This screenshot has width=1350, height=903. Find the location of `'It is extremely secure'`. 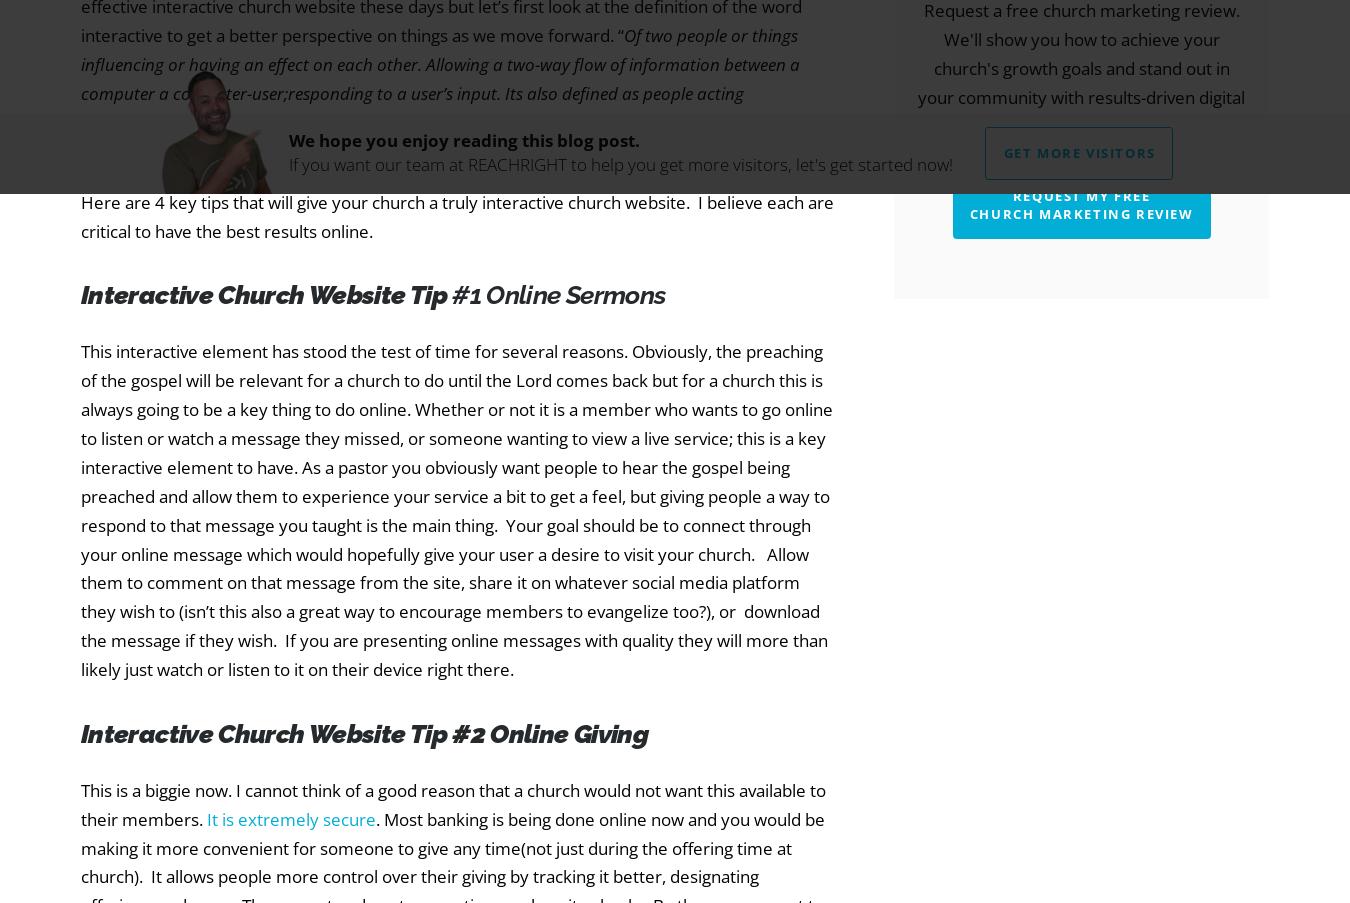

'It is extremely secure' is located at coordinates (290, 817).